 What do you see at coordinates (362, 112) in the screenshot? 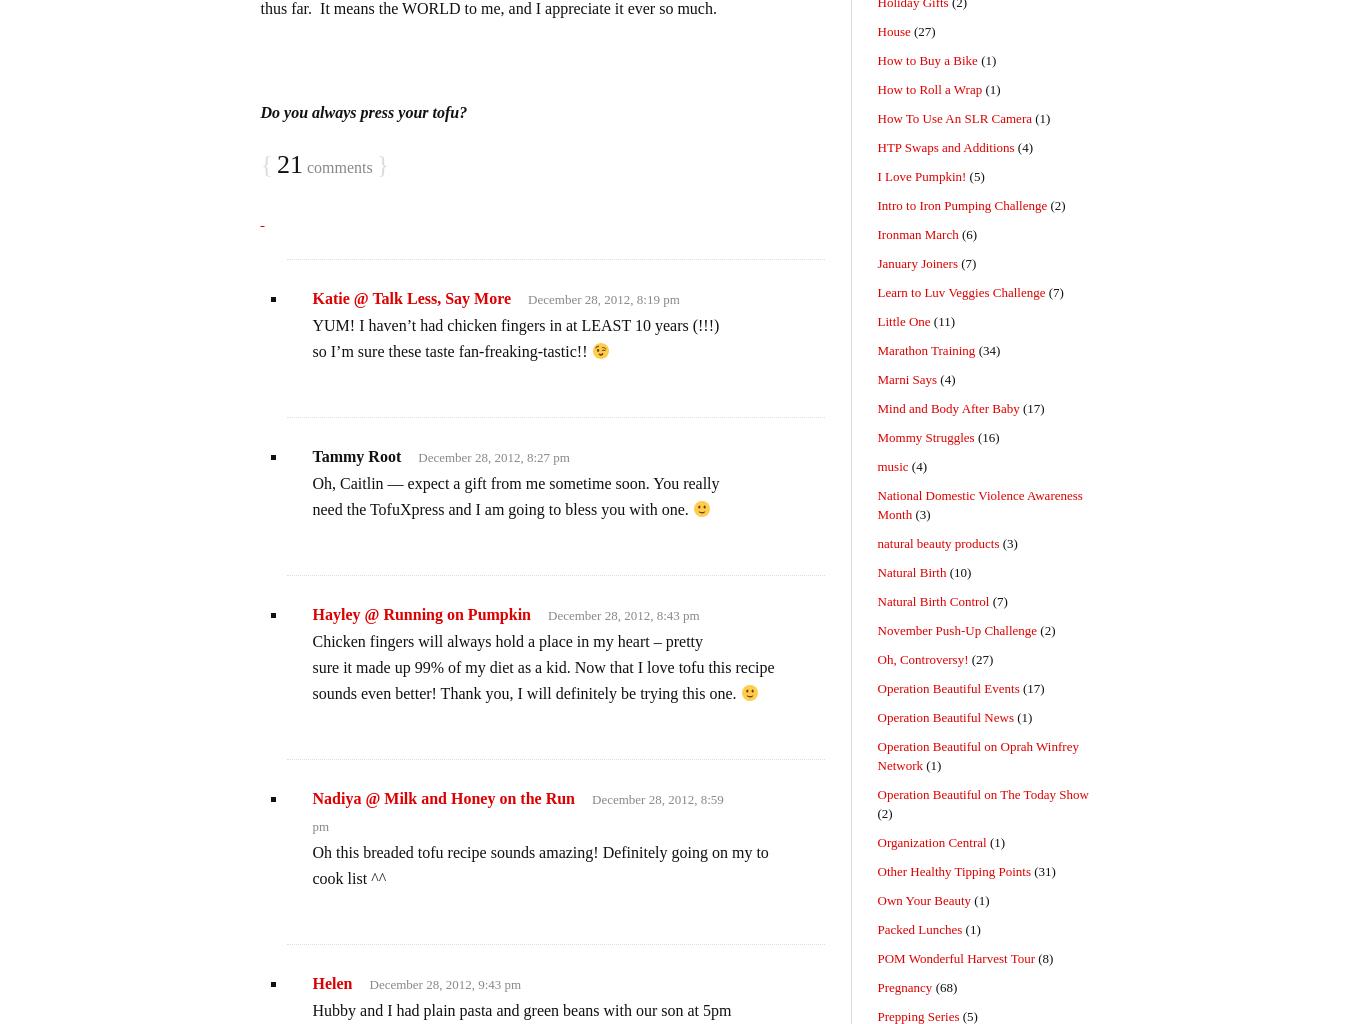
I see `'Do you always press your tofu?'` at bounding box center [362, 112].